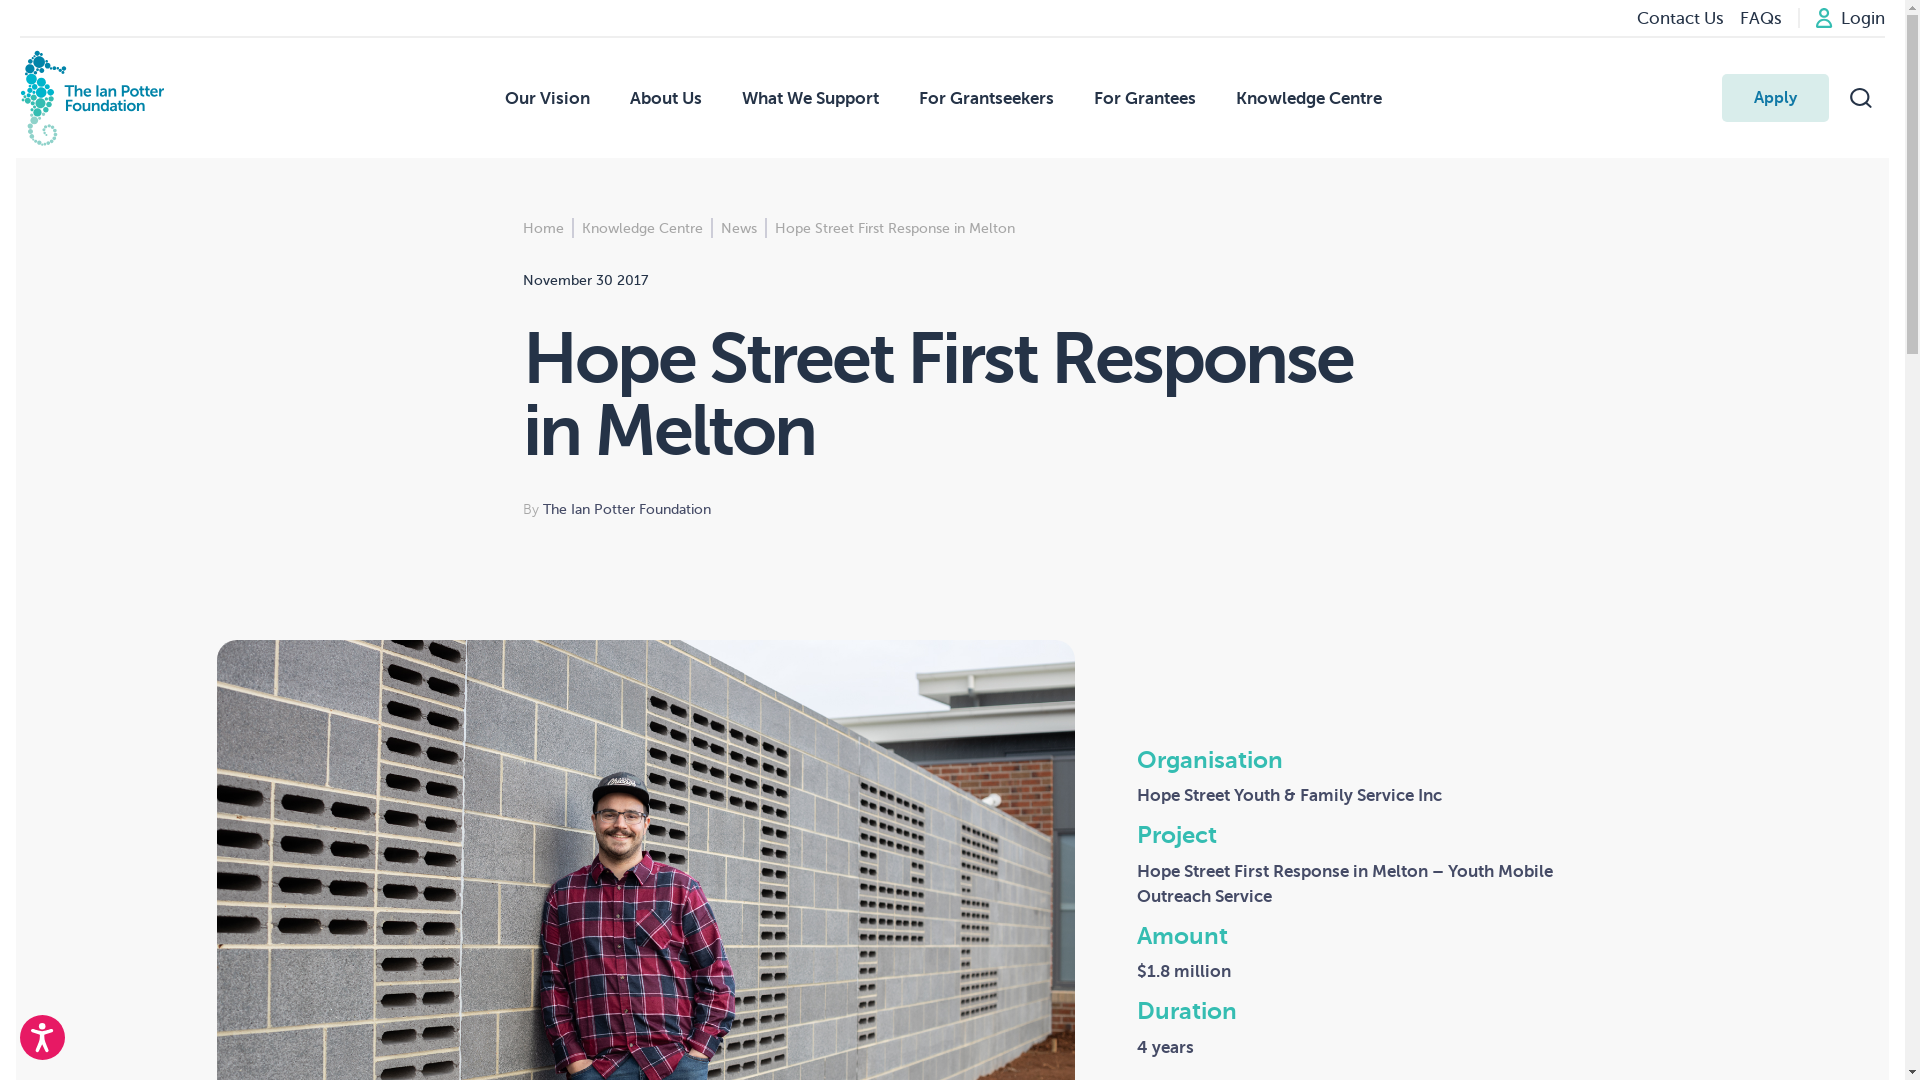 This screenshot has height=1080, width=1920. Describe the element at coordinates (810, 97) in the screenshot. I see `'What We Support'` at that location.